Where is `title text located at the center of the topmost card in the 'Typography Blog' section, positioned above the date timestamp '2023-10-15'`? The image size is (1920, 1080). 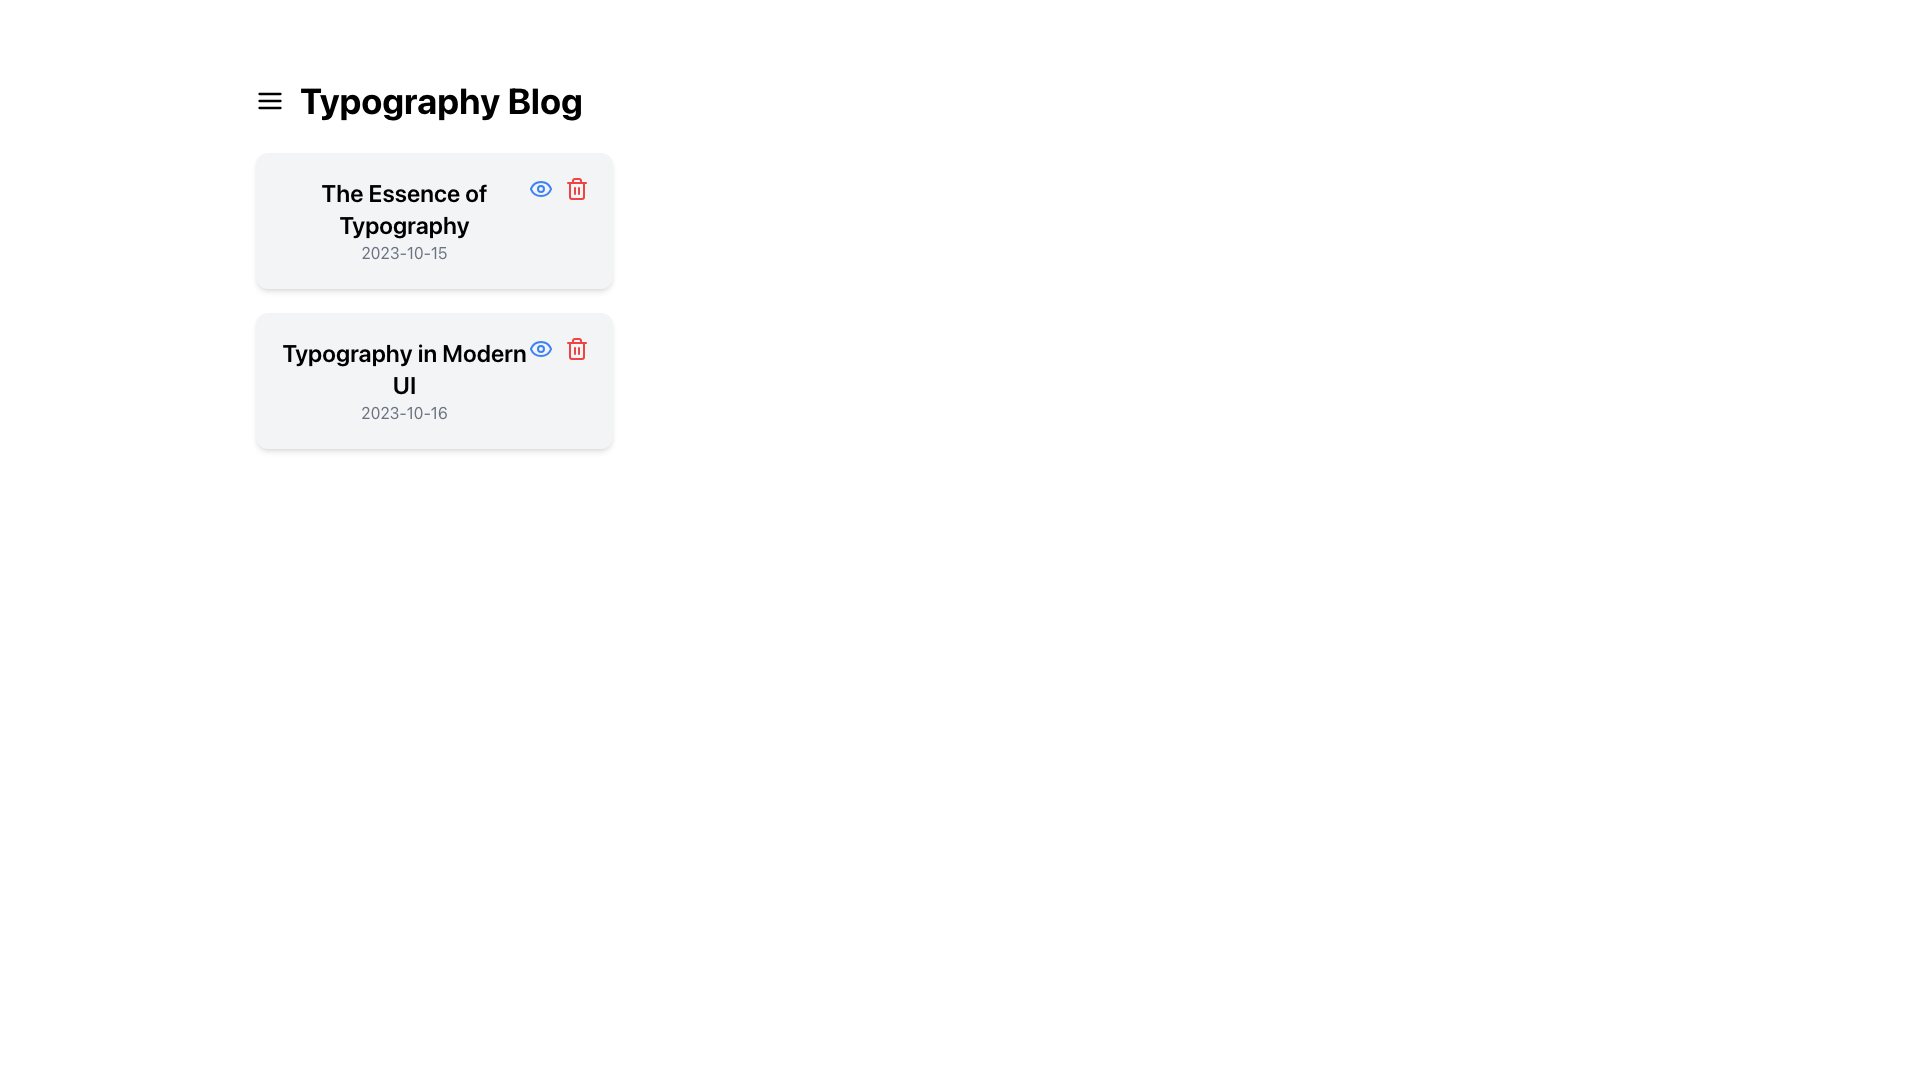
title text located at the center of the topmost card in the 'Typography Blog' section, positioned above the date timestamp '2023-10-15' is located at coordinates (403, 208).